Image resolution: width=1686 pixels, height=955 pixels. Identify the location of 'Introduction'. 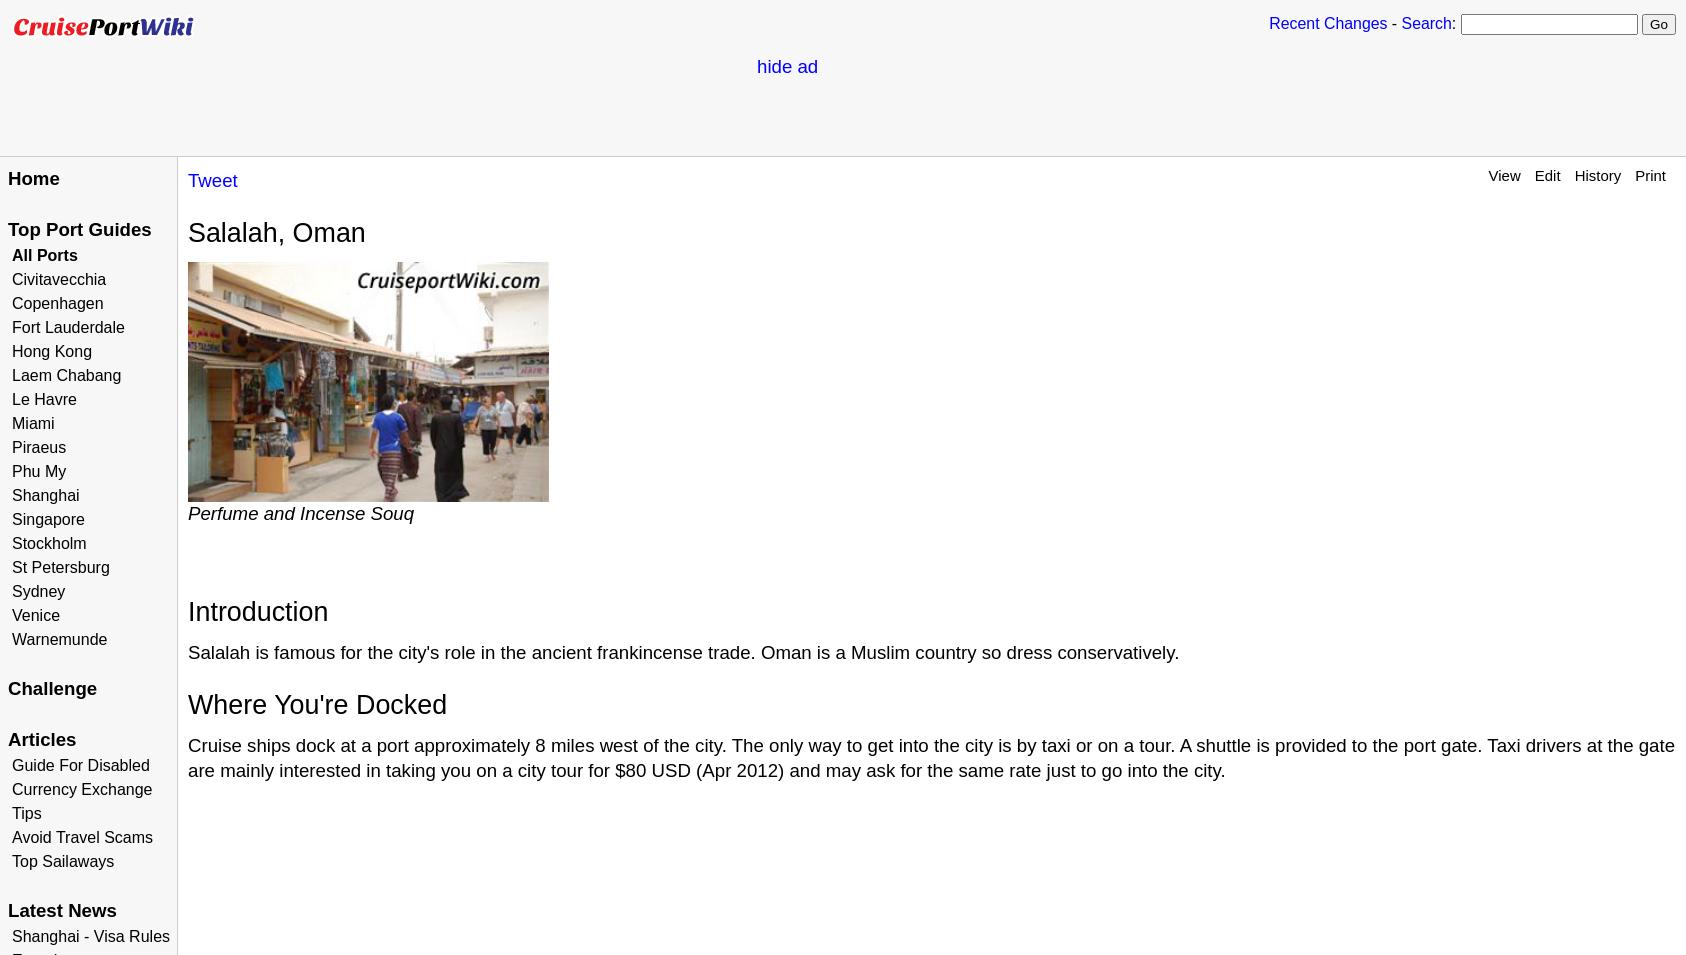
(257, 611).